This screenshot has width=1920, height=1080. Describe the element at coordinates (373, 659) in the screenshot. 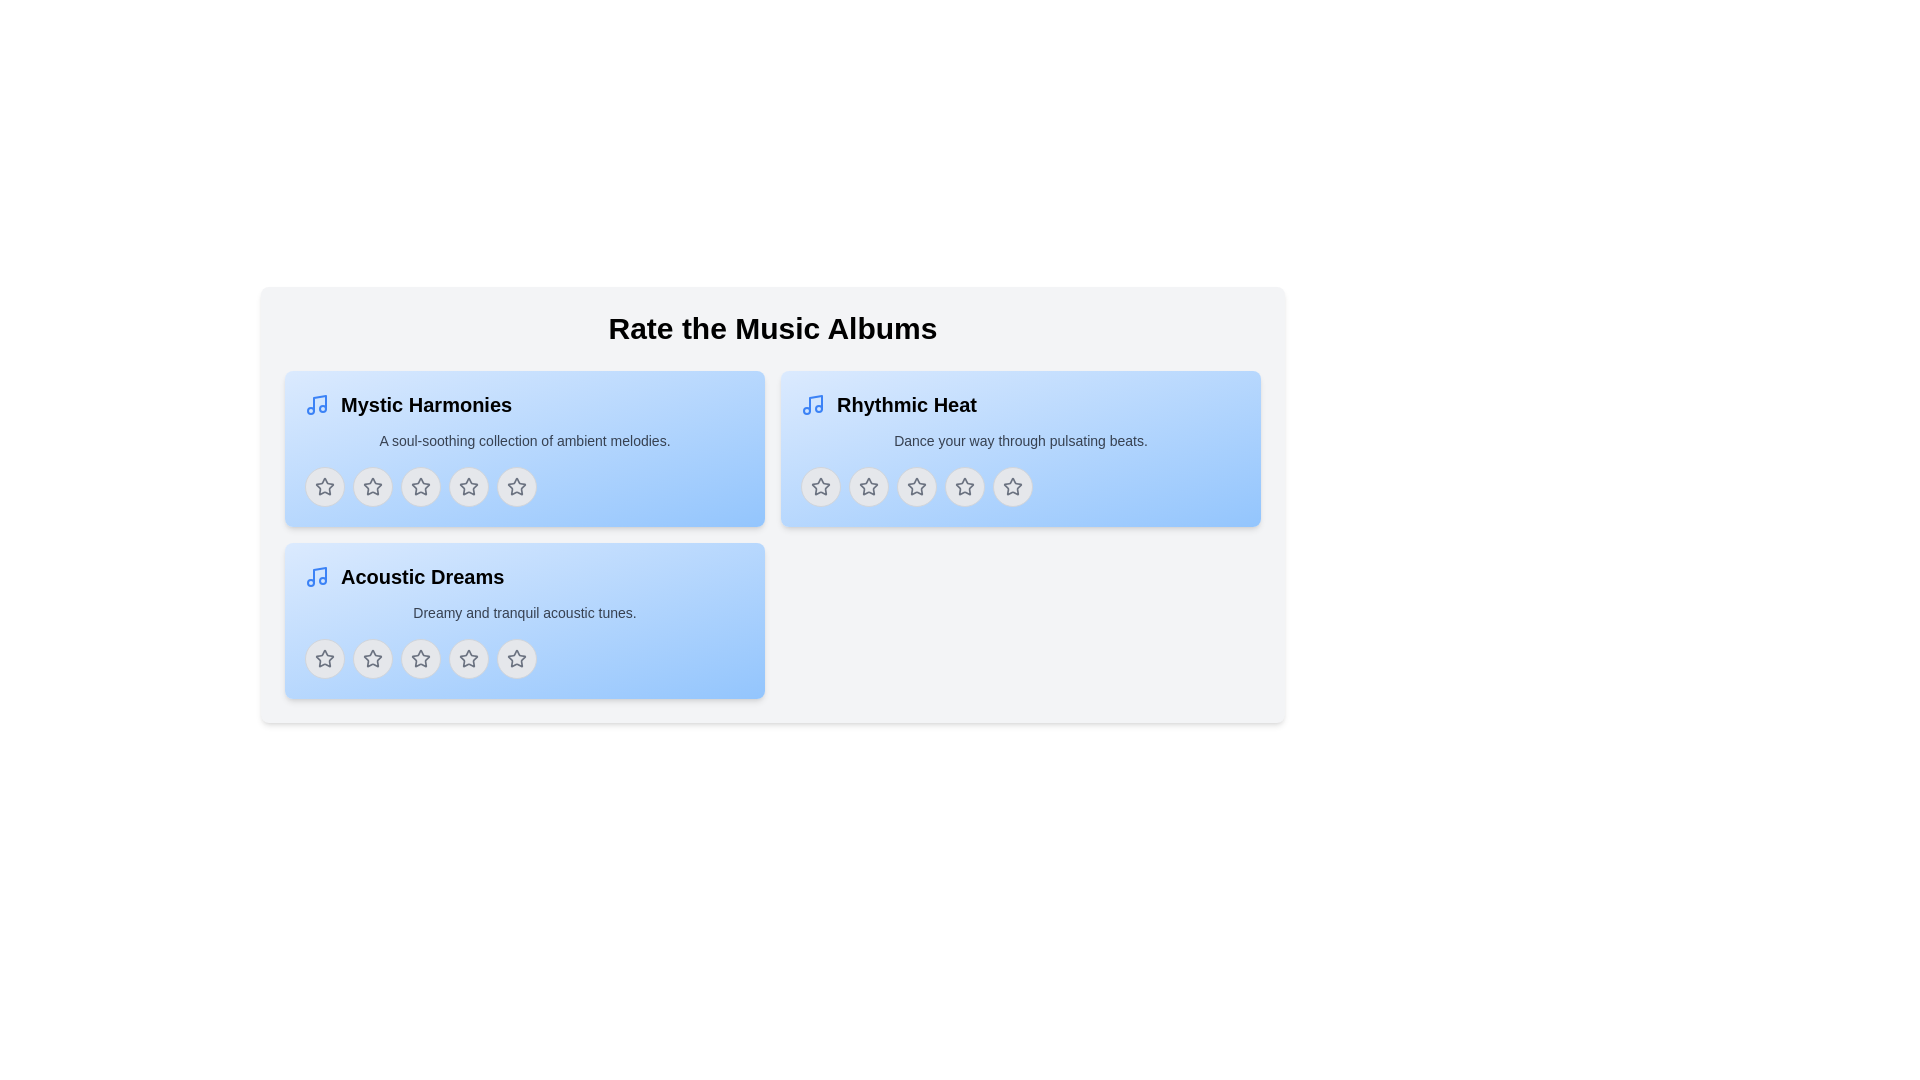

I see `the second star icon in the rating section for the music album 'Acoustic Dreams' to indicate a rating of 2 out of 5` at that location.